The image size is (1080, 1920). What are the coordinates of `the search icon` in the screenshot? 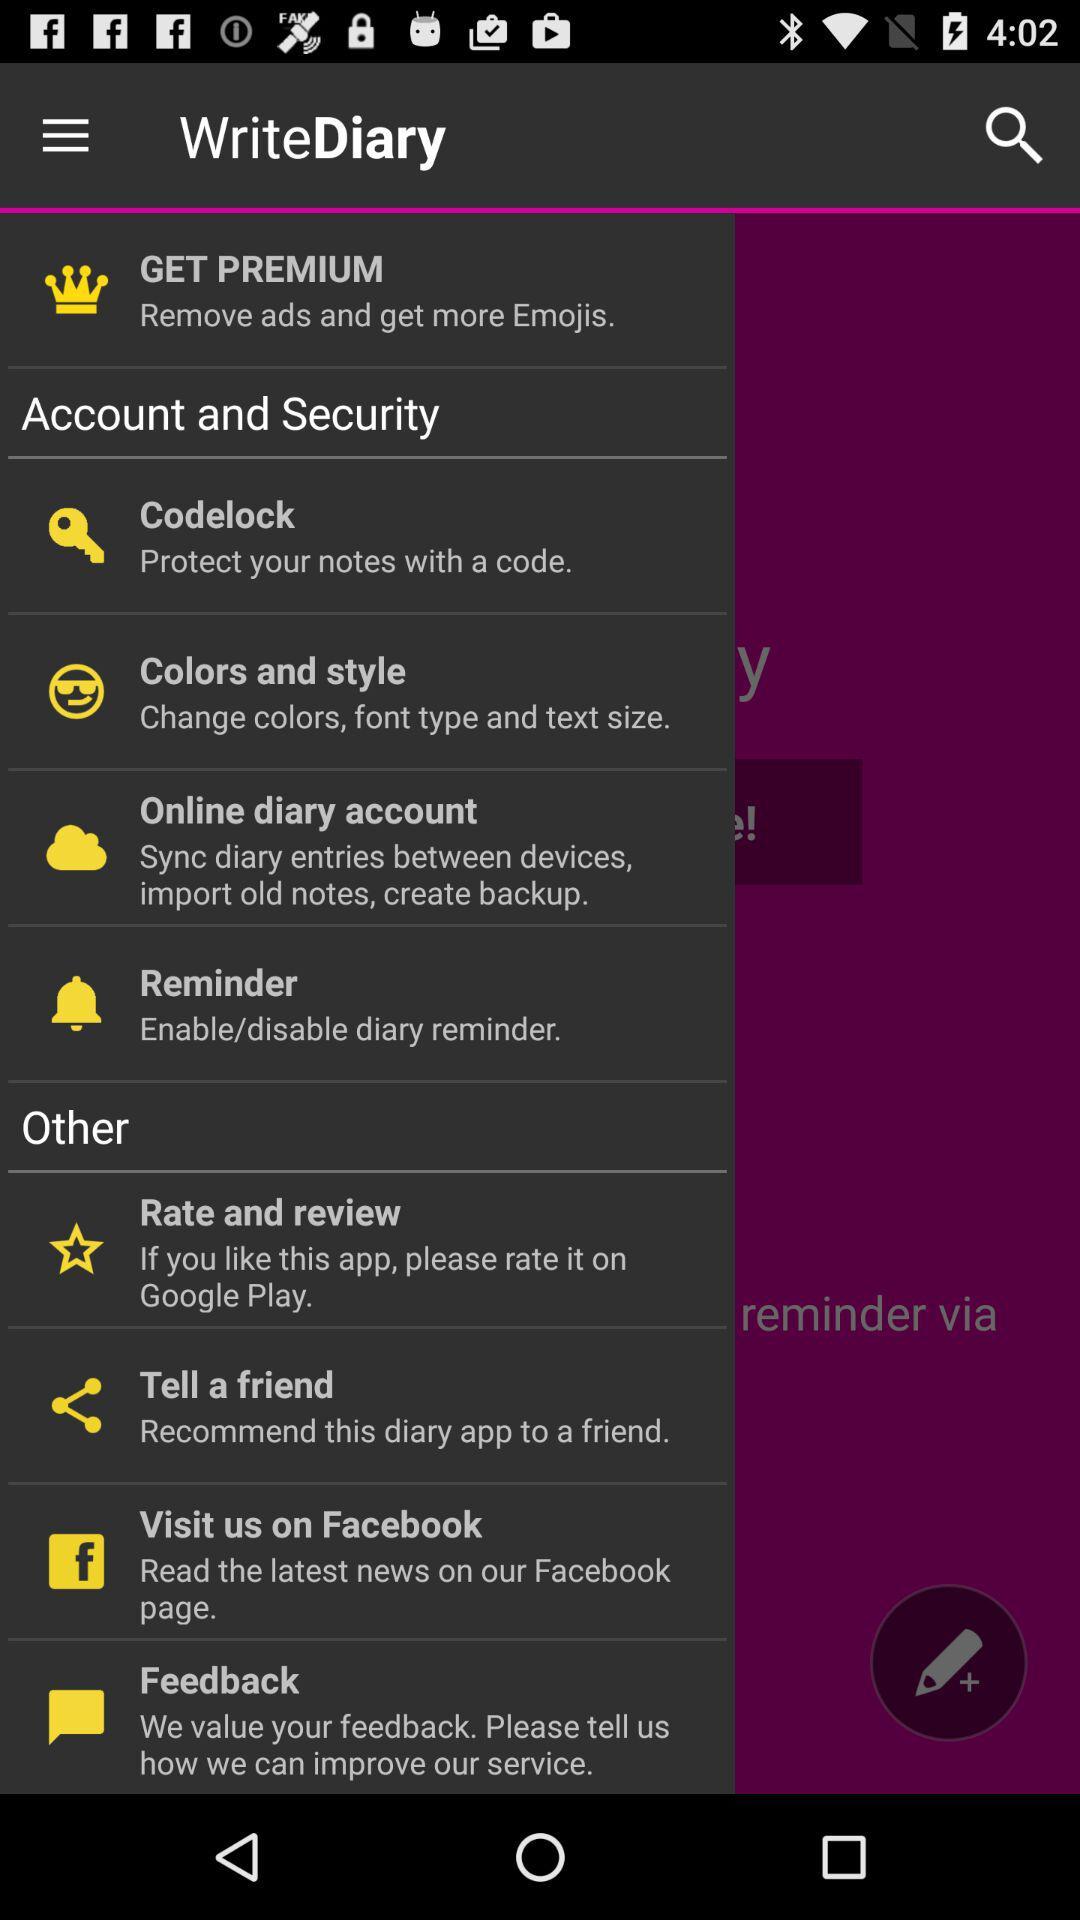 It's located at (1014, 143).